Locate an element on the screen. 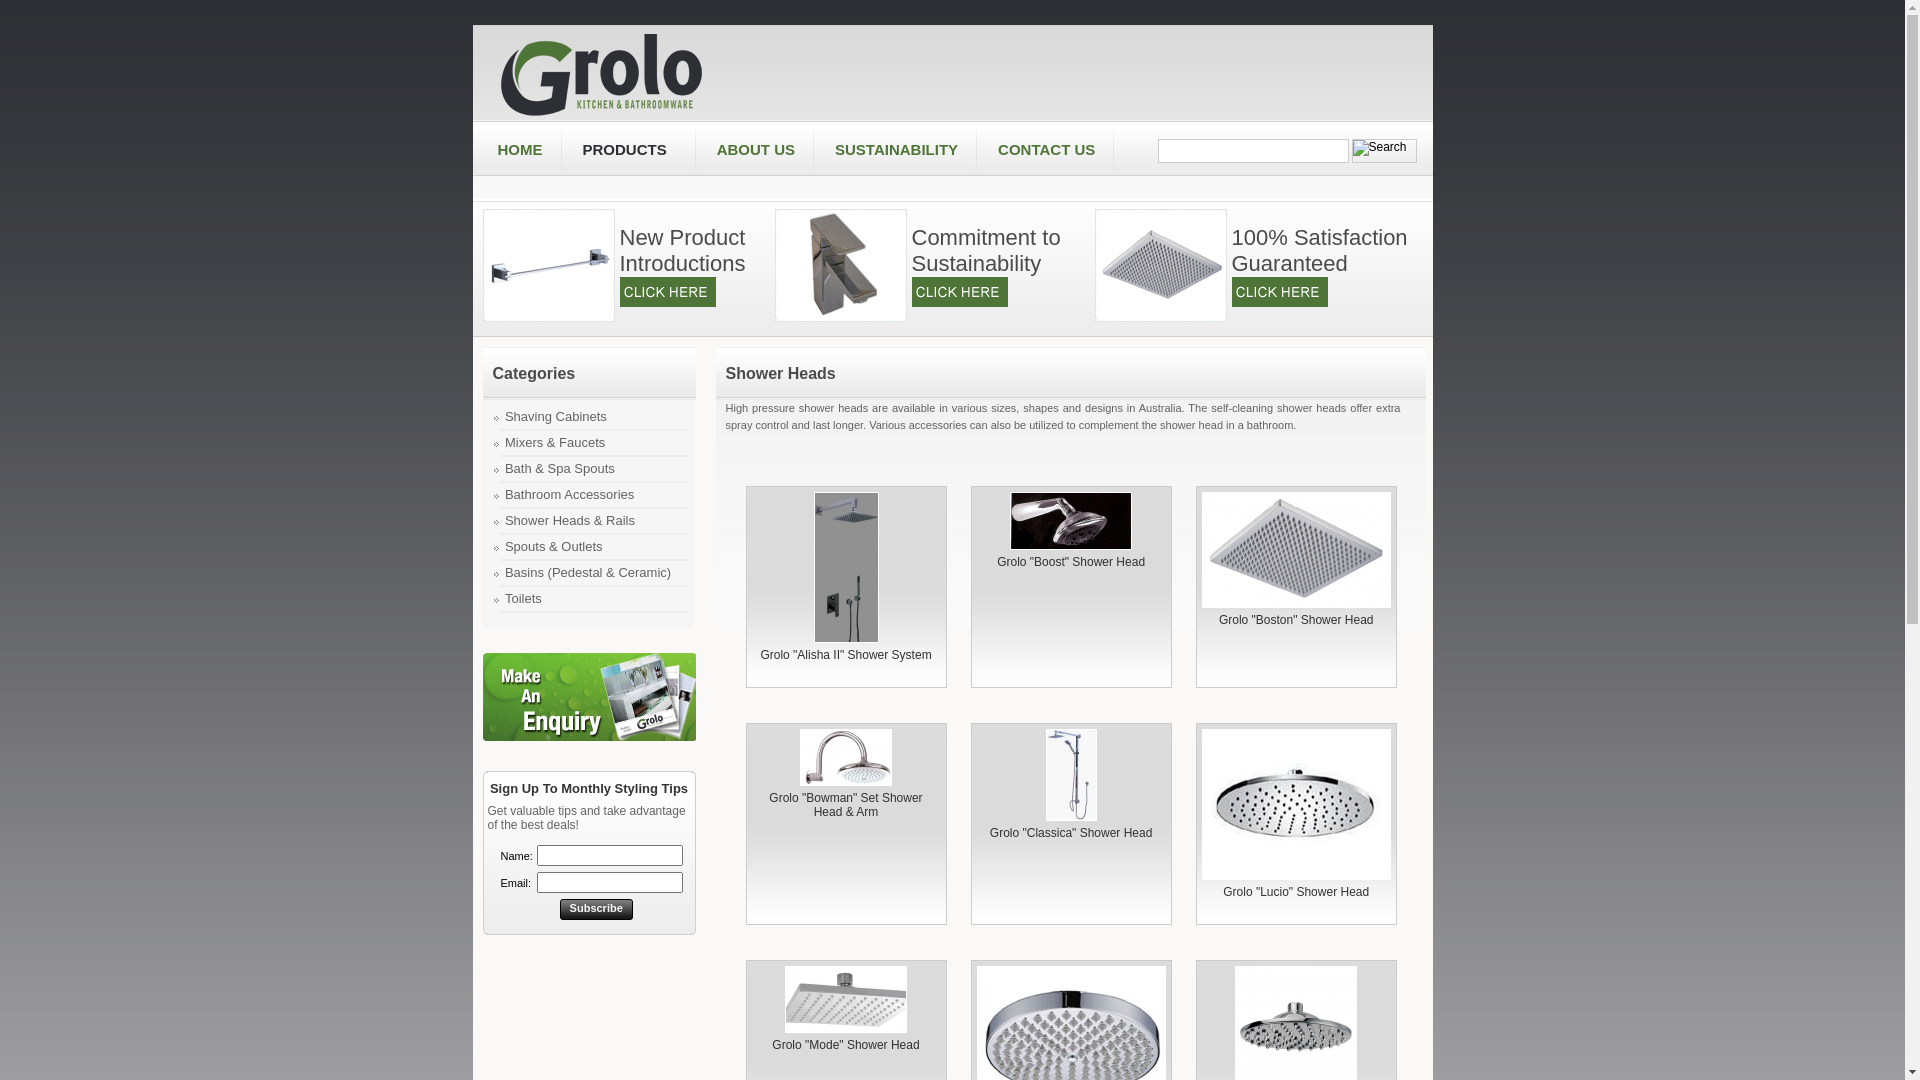 The height and width of the screenshot is (1080, 1920). 'Grolo "Lucio" Shower Head' is located at coordinates (1200, 803).